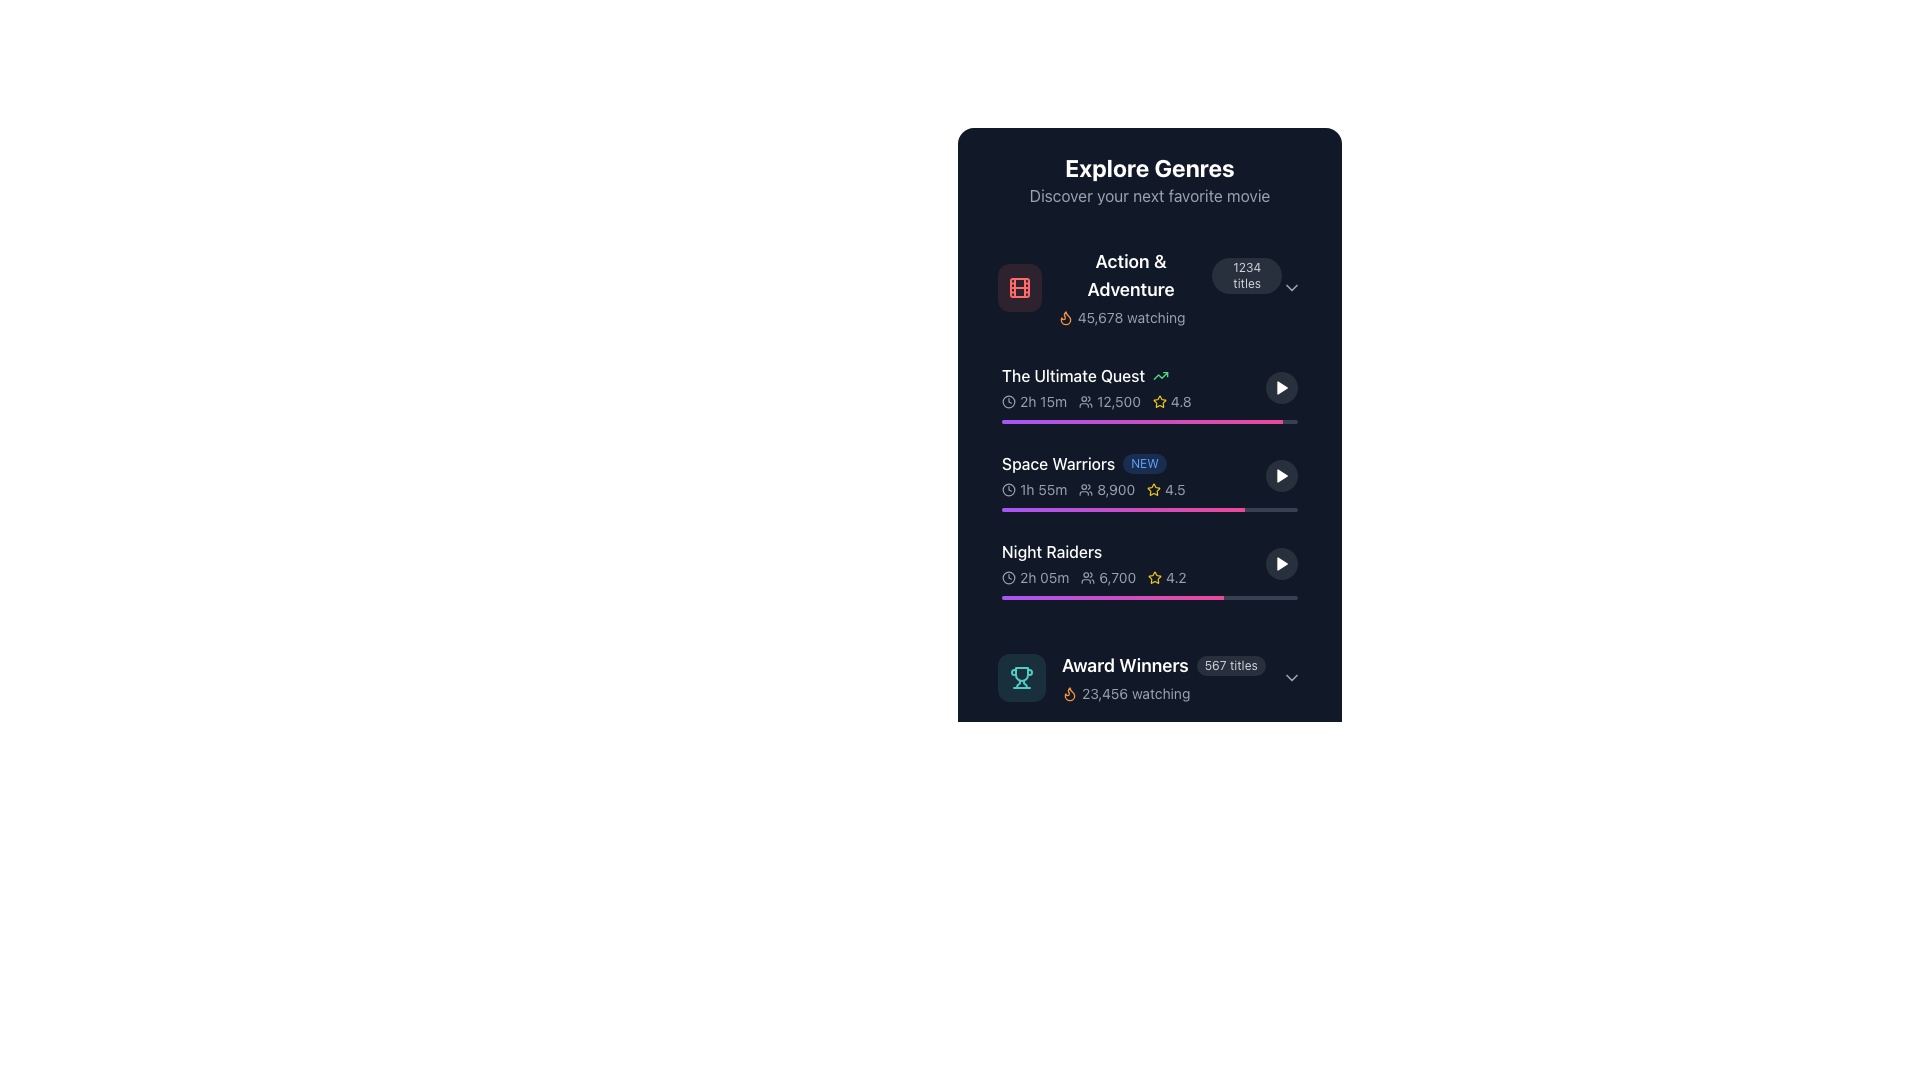 Image resolution: width=1920 pixels, height=1080 pixels. Describe the element at coordinates (1072, 375) in the screenshot. I see `the title label for the media item located in the 'Action & Adventure' category under 'Explore Genres'` at that location.